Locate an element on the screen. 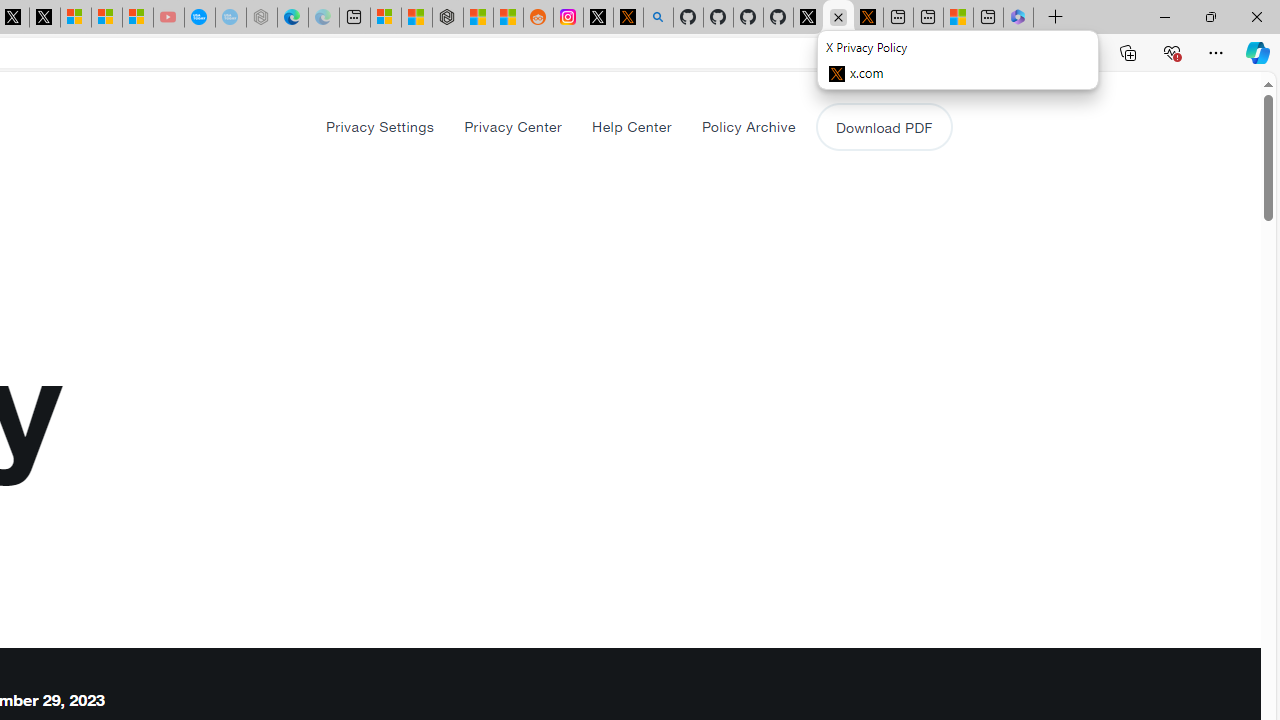 This screenshot has height=720, width=1280. 'Log in to X / X' is located at coordinates (597, 17).